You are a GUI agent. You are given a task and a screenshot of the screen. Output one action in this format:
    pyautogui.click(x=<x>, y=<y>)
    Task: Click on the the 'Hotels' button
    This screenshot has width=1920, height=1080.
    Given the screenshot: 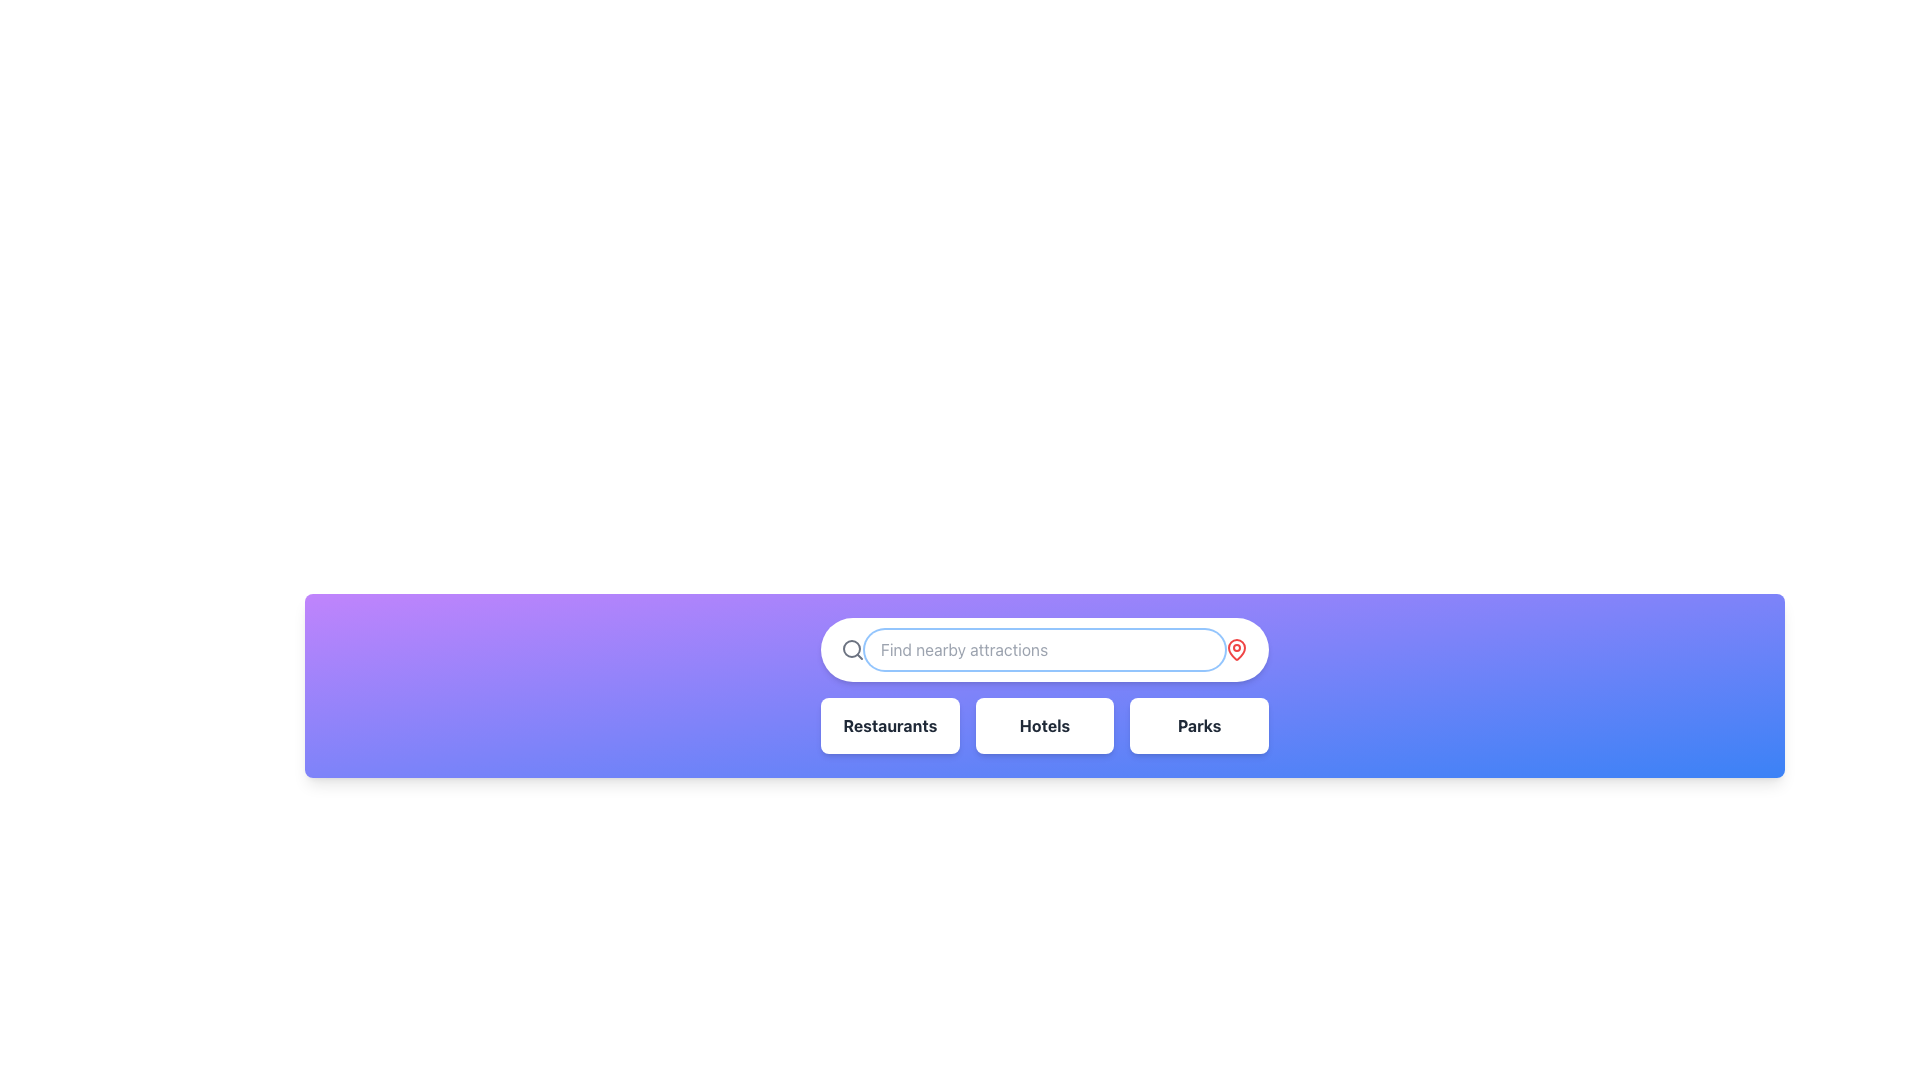 What is the action you would take?
    pyautogui.click(x=1044, y=725)
    